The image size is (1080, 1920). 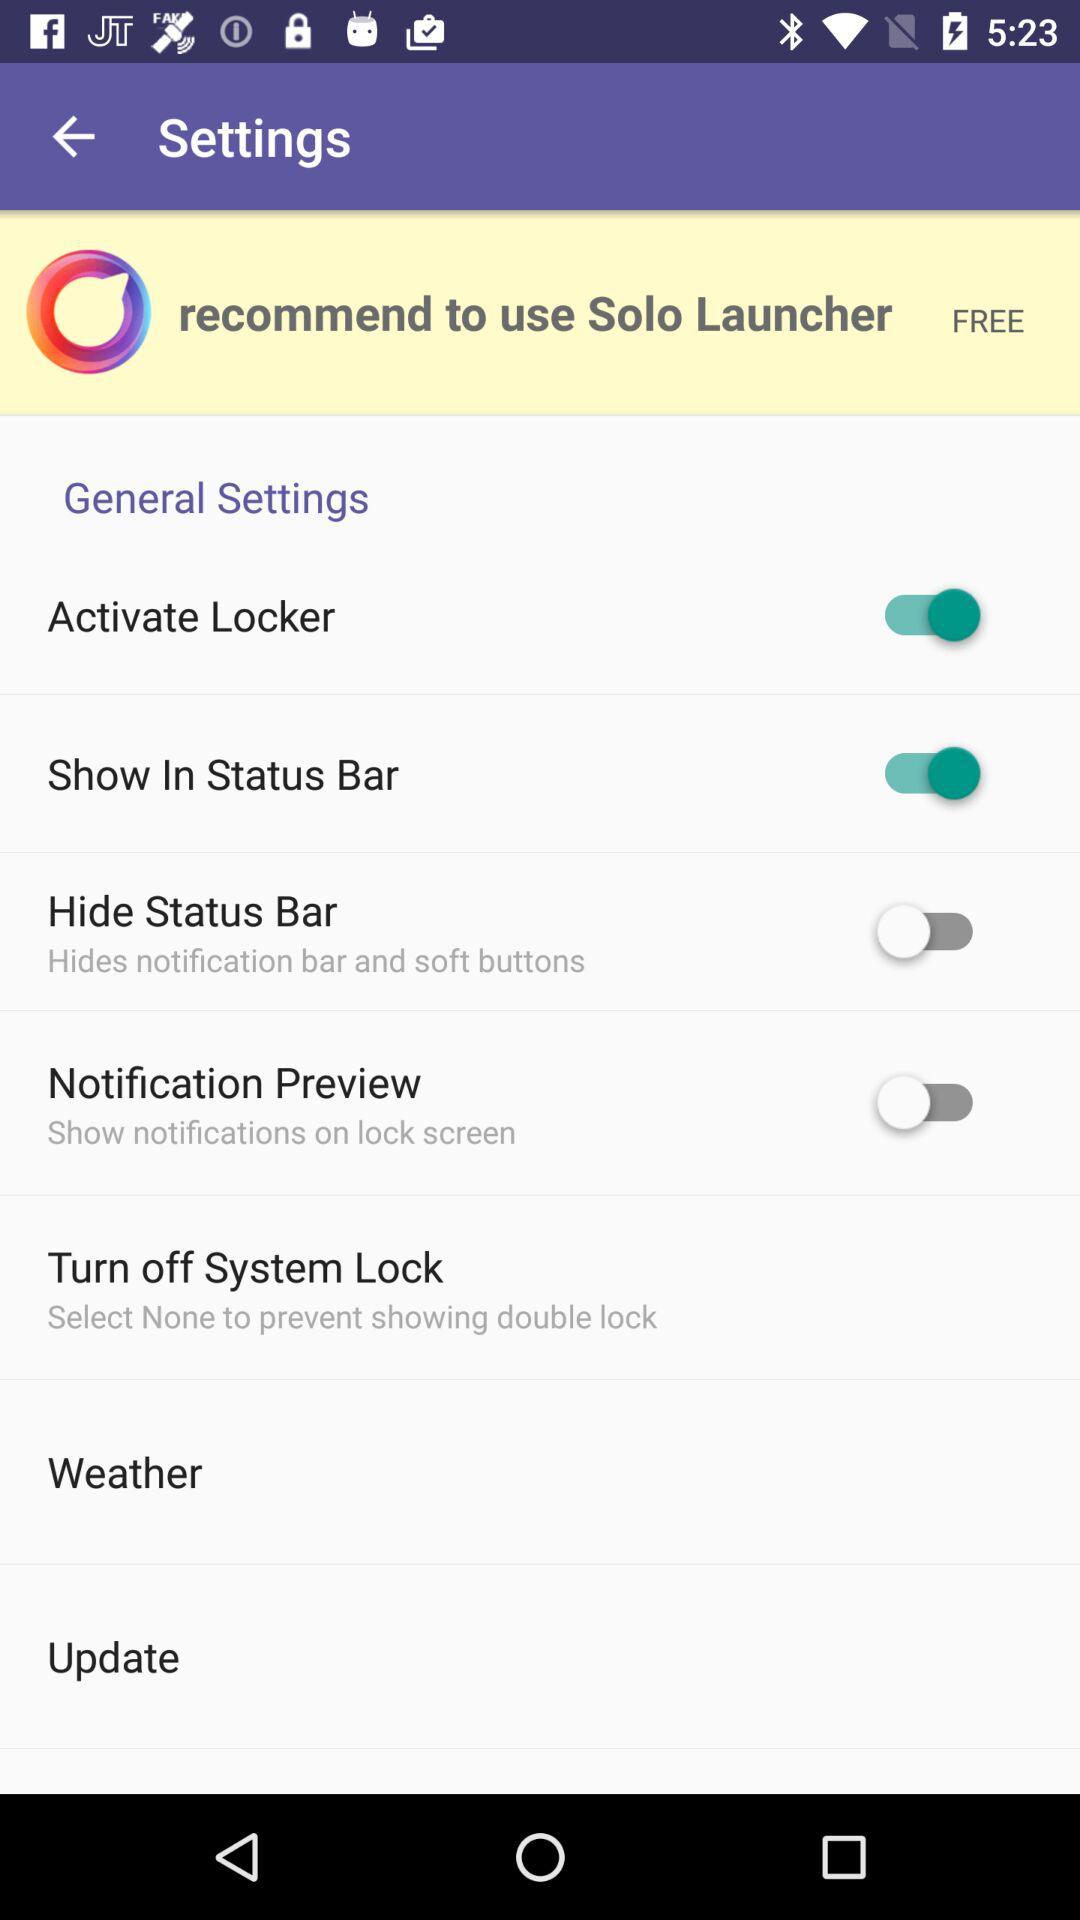 I want to click on icon to the left of the settings, so click(x=72, y=135).